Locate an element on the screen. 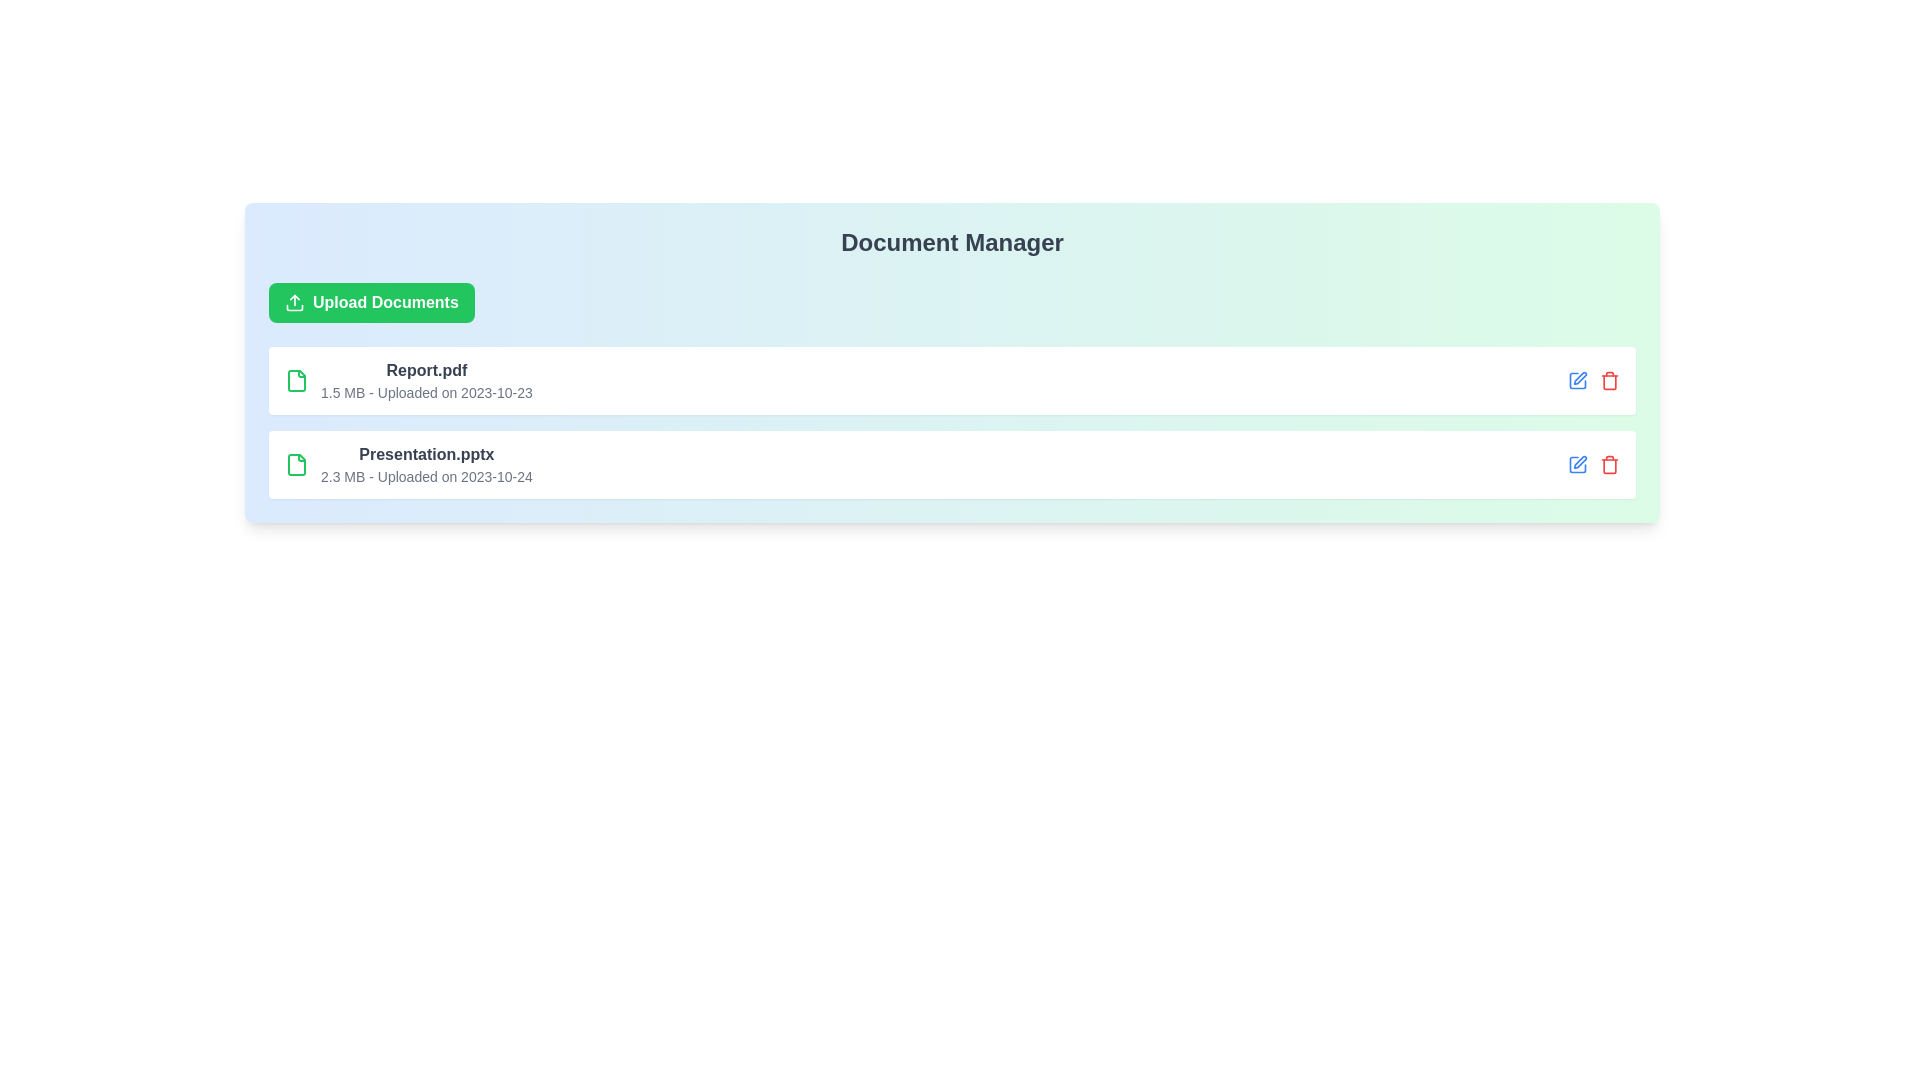 The image size is (1920, 1080). the text label displaying '1.5 MB - Uploaded on 2023-10-23', which is located below 'Report.pdf' in the document entry list is located at coordinates (425, 393).